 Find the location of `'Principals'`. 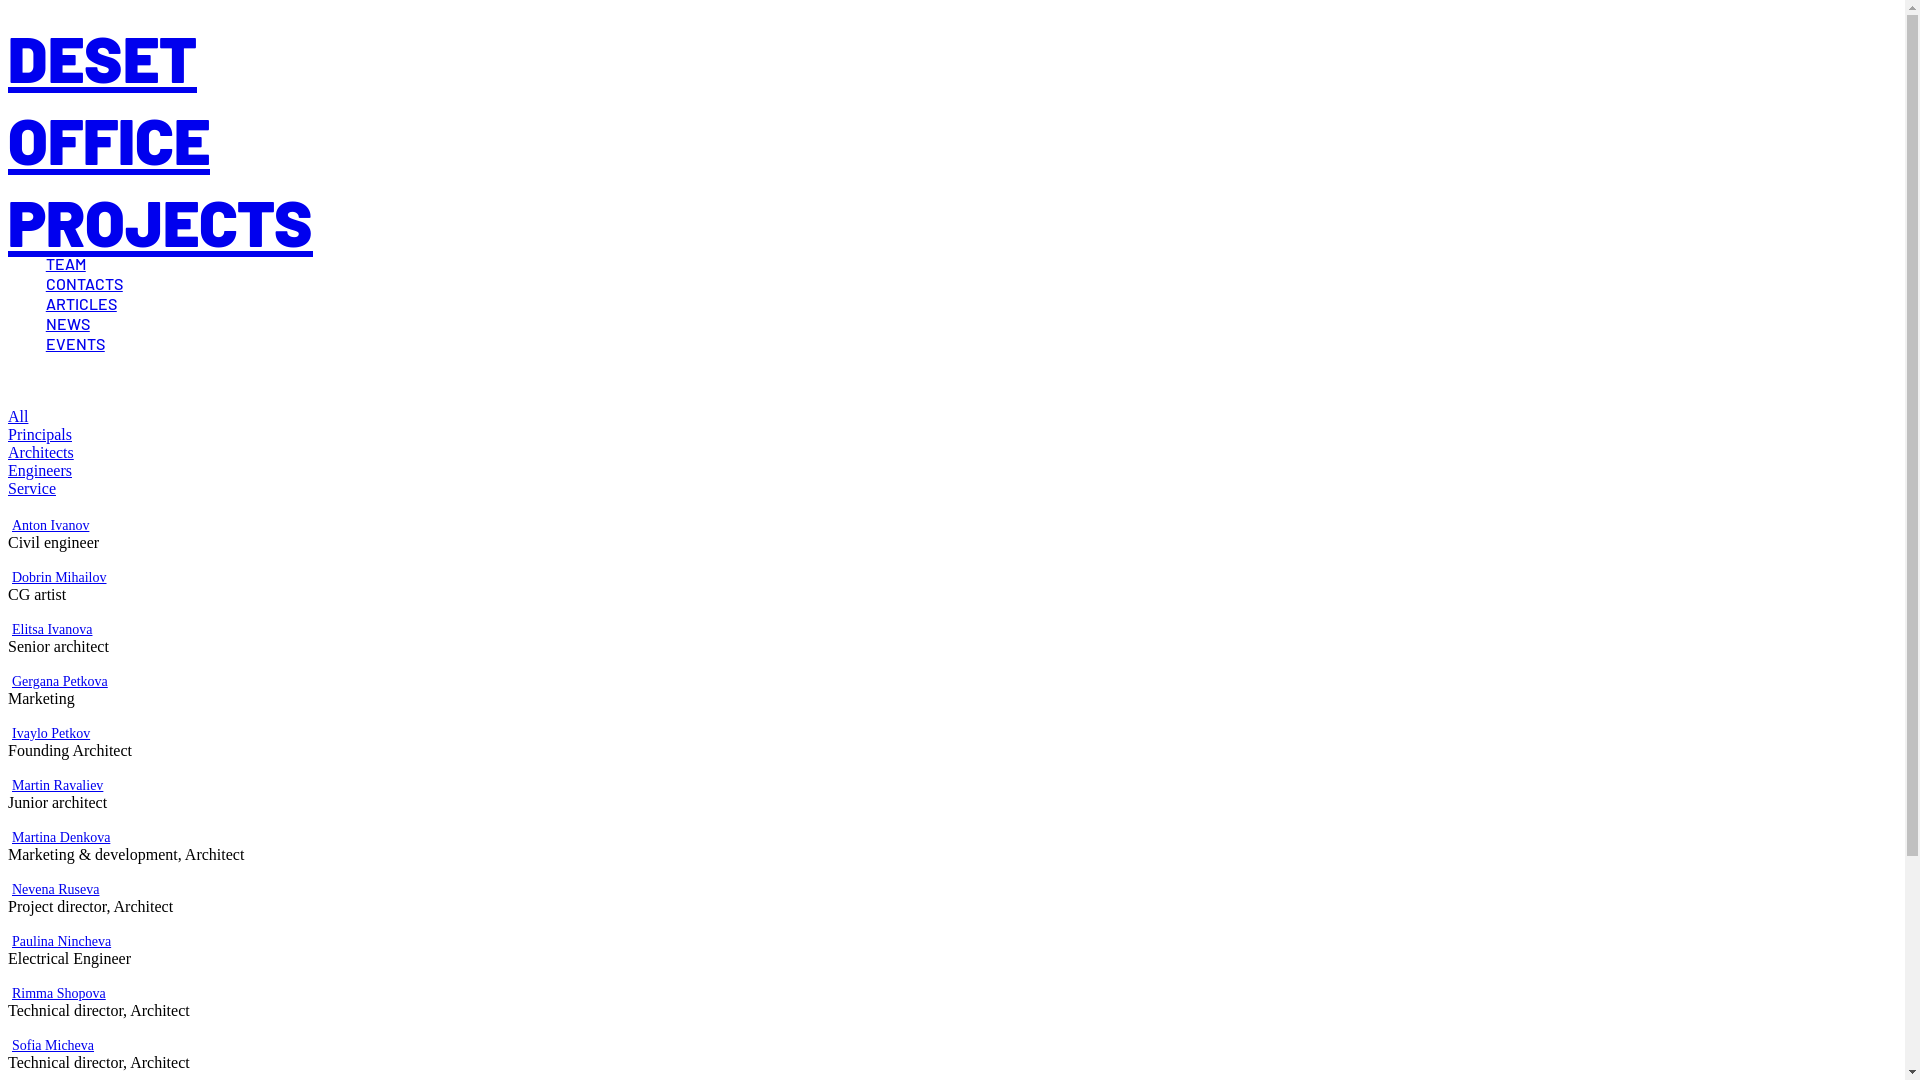

'Principals' is located at coordinates (39, 433).